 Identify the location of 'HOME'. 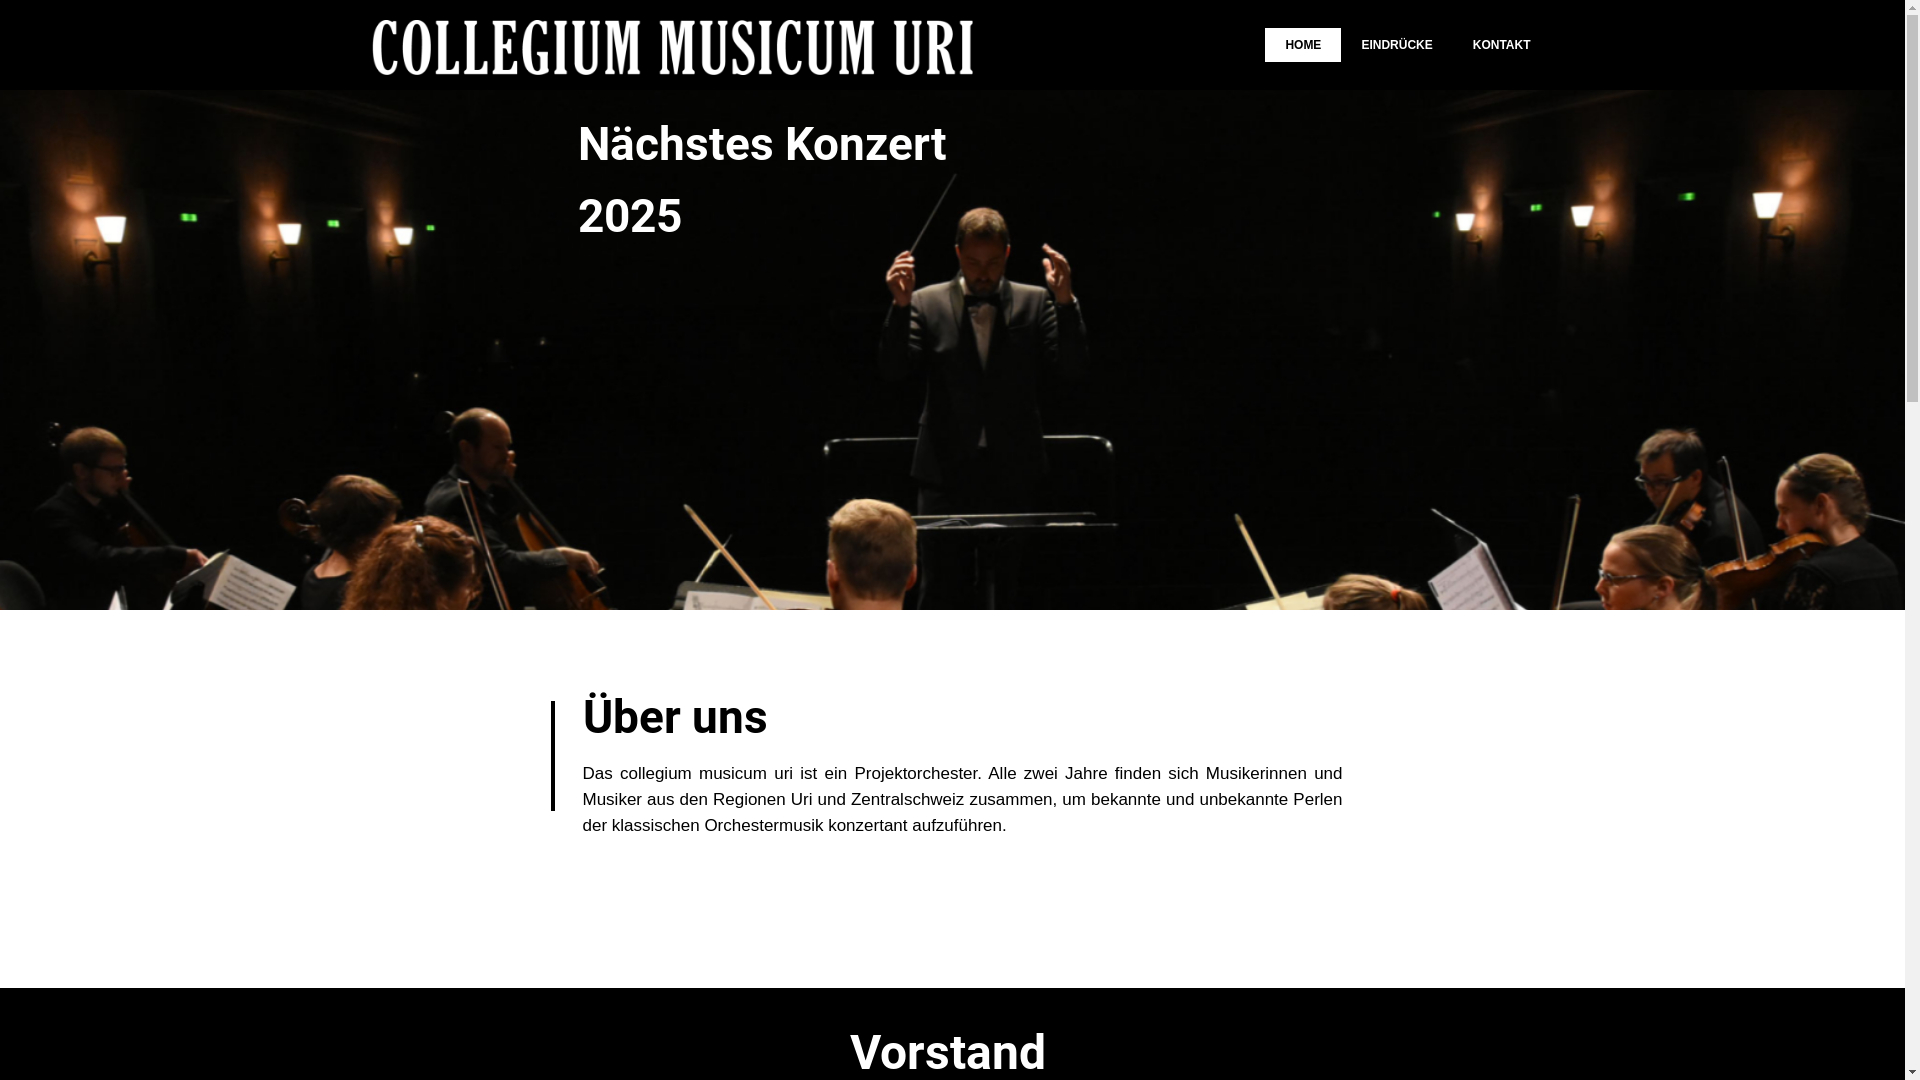
(1302, 45).